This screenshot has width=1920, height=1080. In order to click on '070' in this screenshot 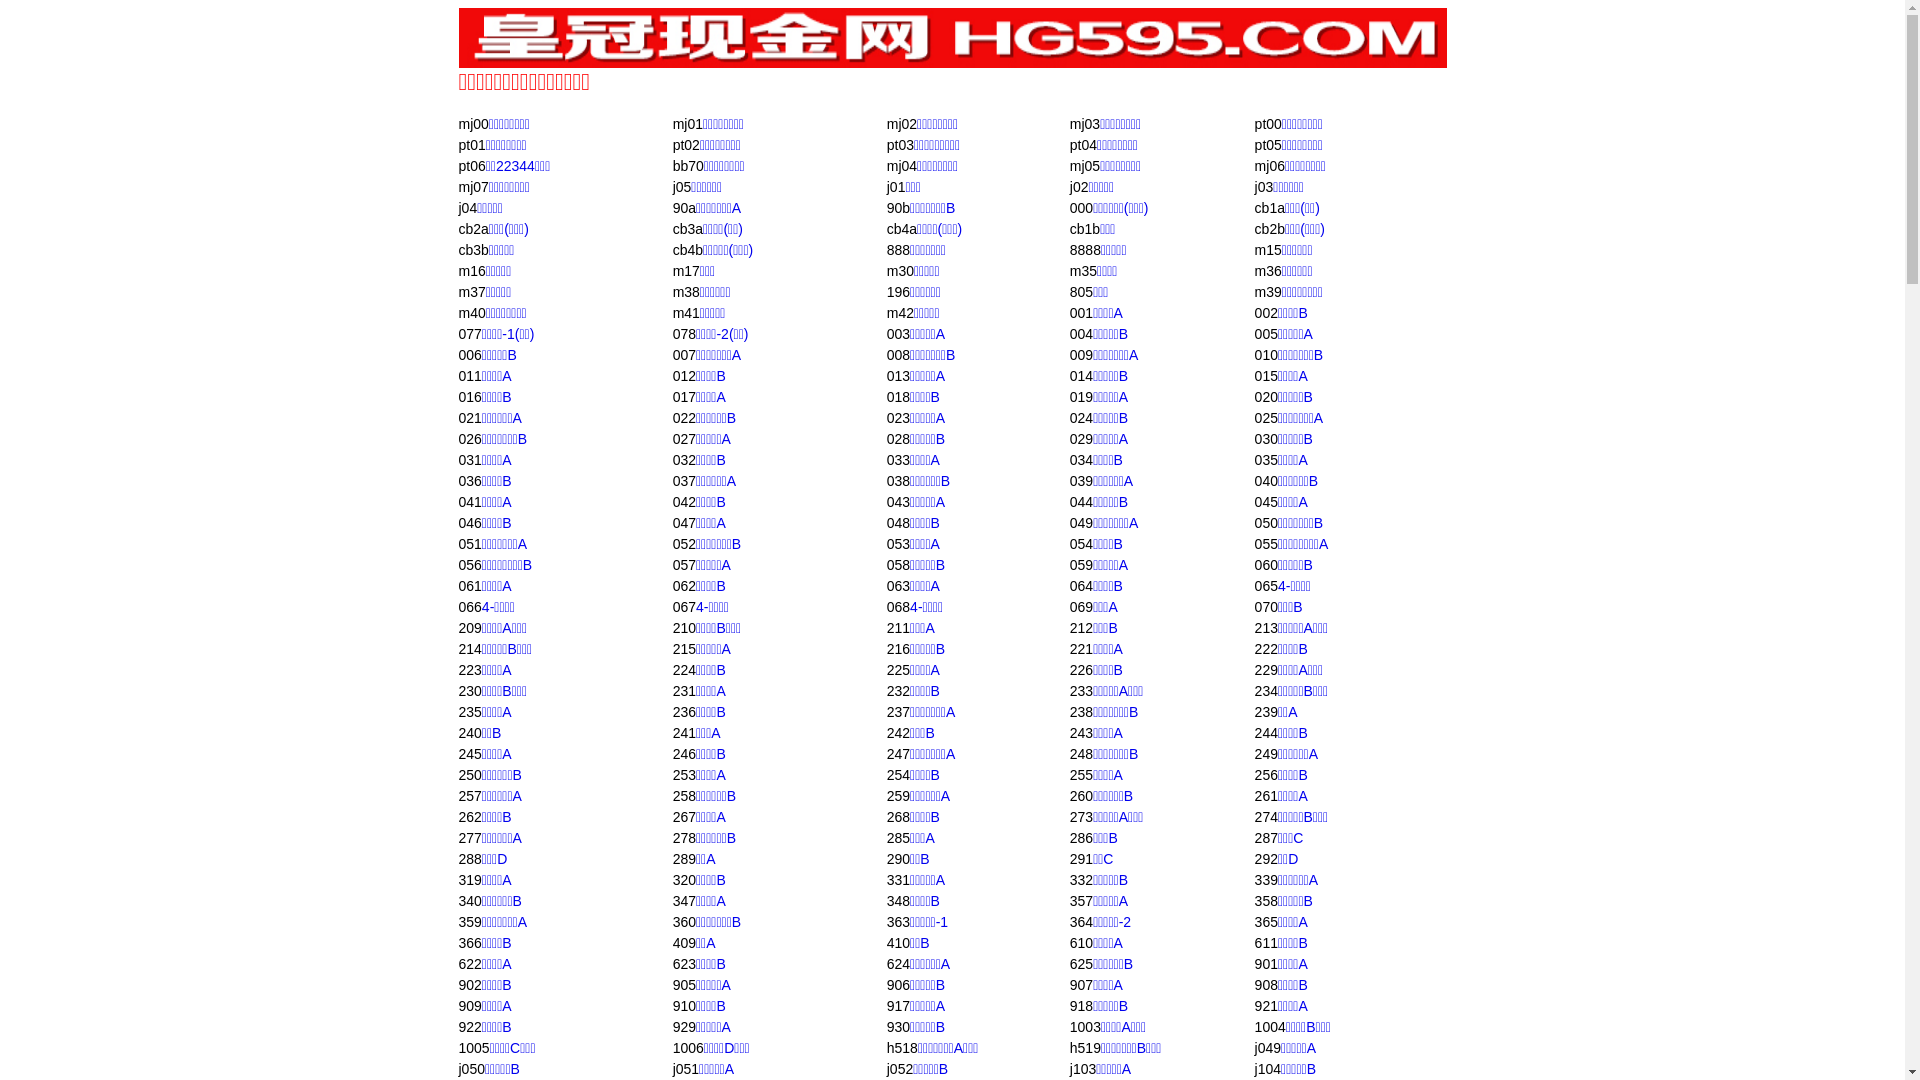, I will do `click(1253, 605)`.